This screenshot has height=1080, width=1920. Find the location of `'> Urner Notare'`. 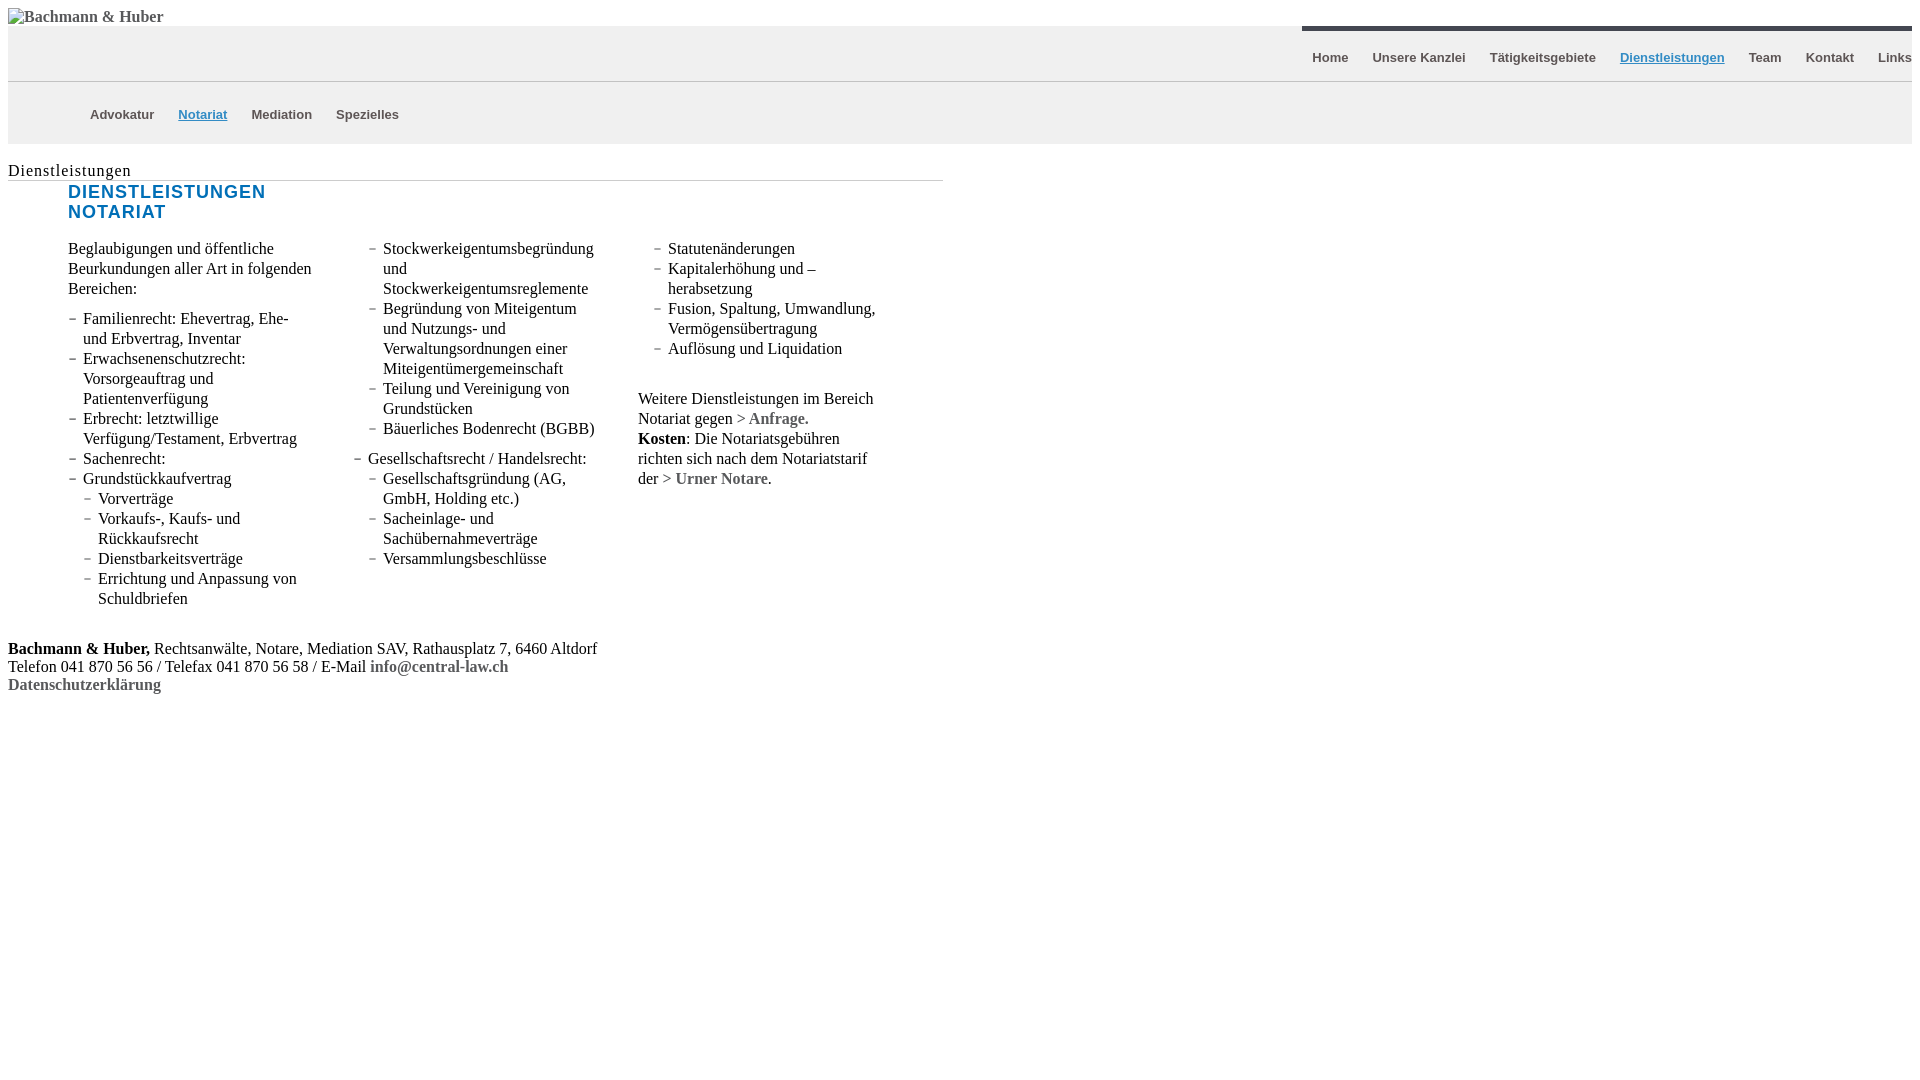

'> Urner Notare' is located at coordinates (714, 478).